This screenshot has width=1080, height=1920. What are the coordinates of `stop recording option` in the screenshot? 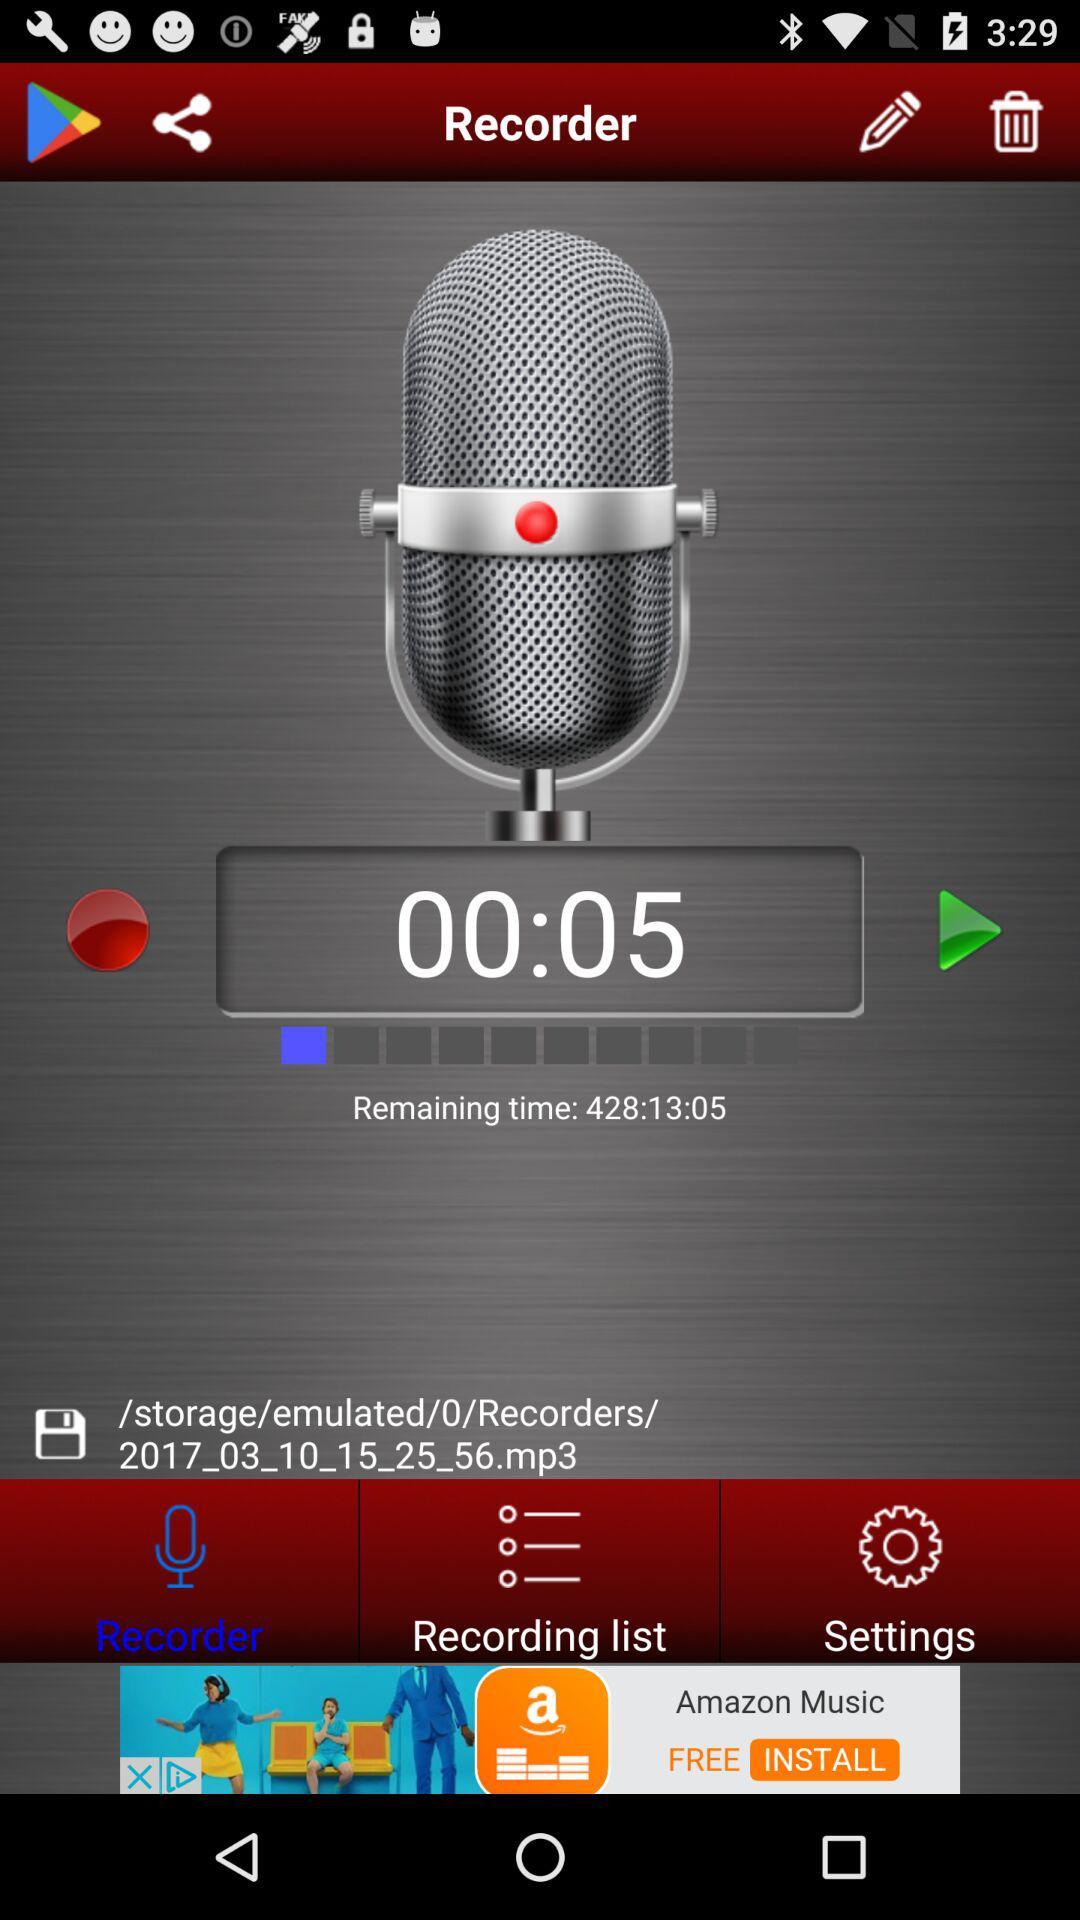 It's located at (108, 929).